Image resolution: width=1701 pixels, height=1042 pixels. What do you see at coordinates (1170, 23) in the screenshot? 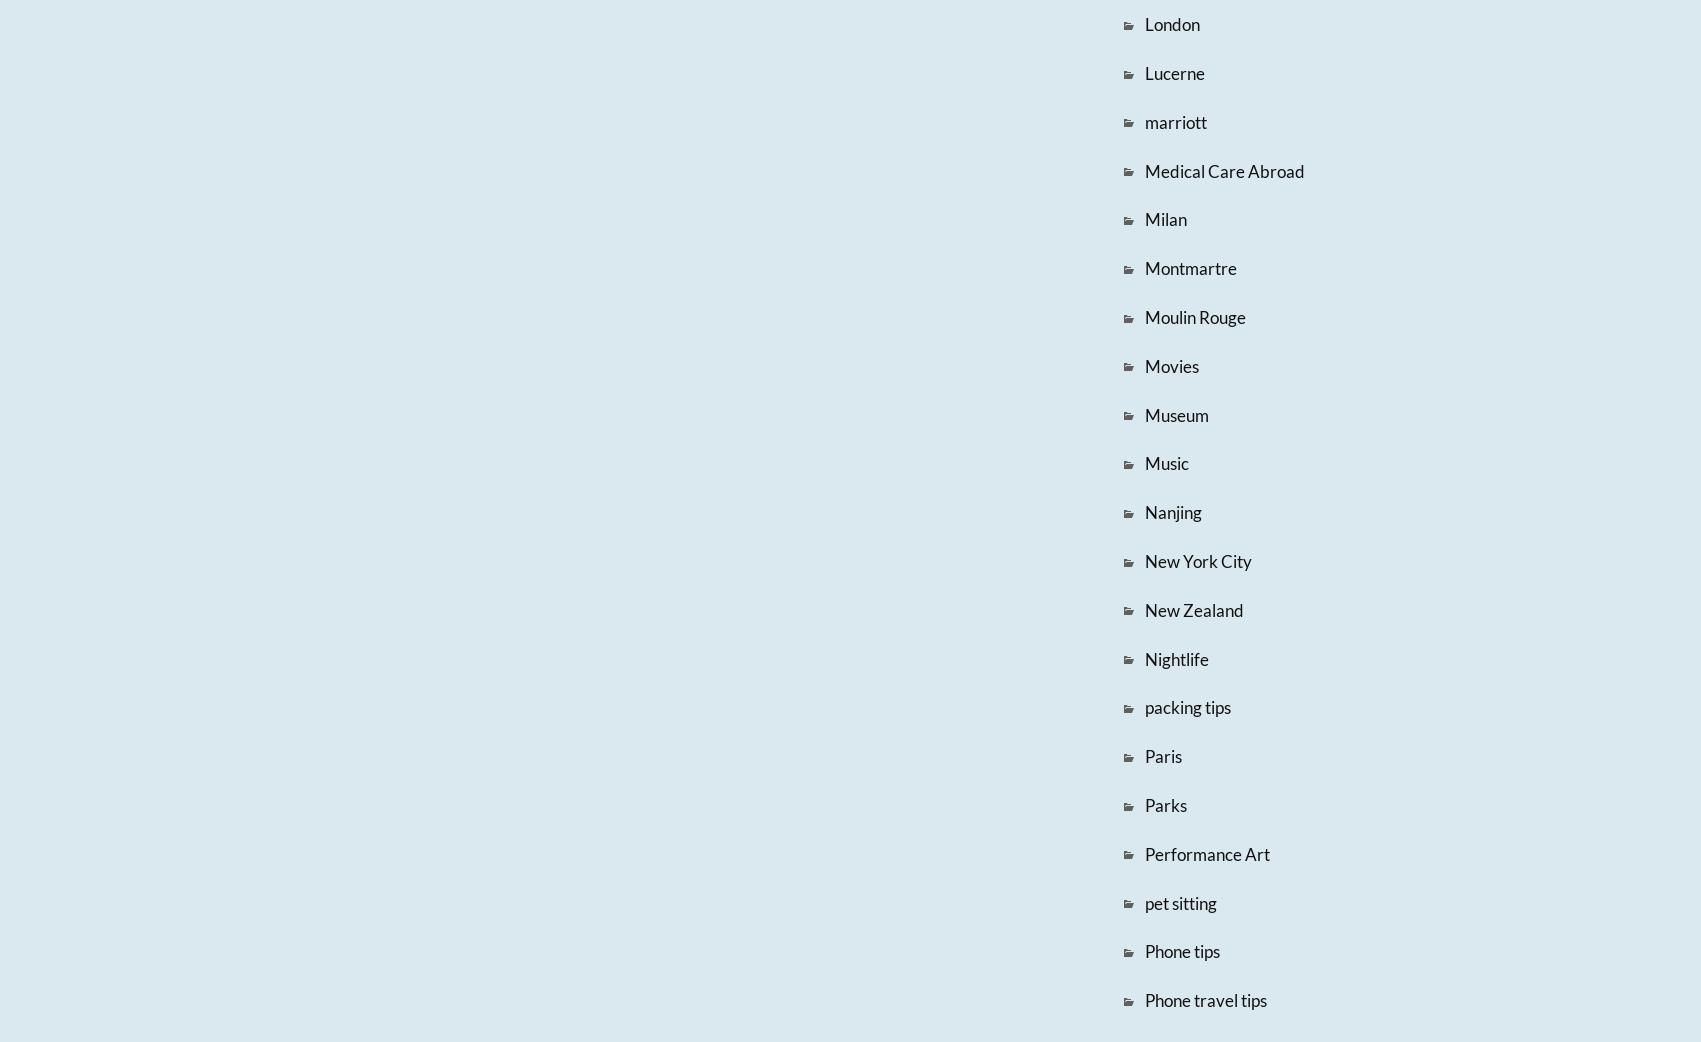
I see `'London'` at bounding box center [1170, 23].